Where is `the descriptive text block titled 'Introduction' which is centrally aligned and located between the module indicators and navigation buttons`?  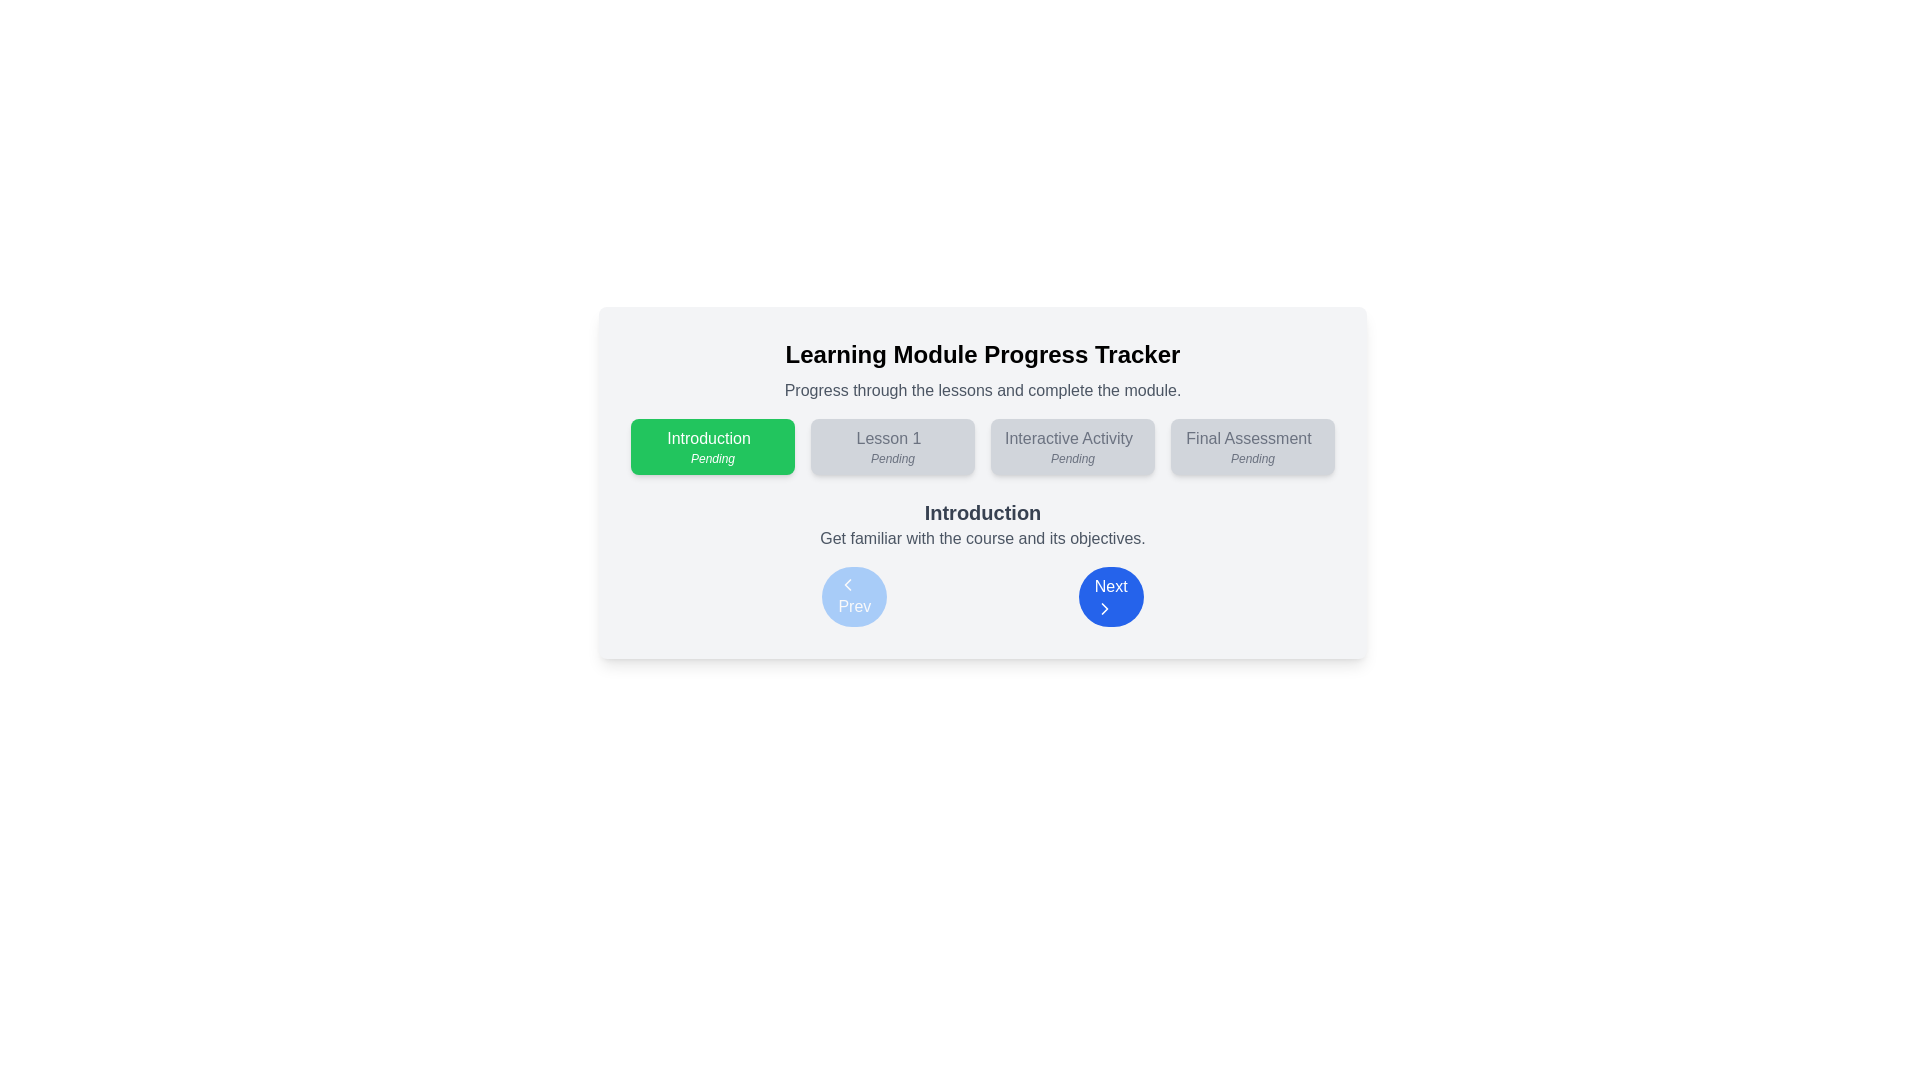
the descriptive text block titled 'Introduction' which is centrally aligned and located between the module indicators and navigation buttons is located at coordinates (983, 523).